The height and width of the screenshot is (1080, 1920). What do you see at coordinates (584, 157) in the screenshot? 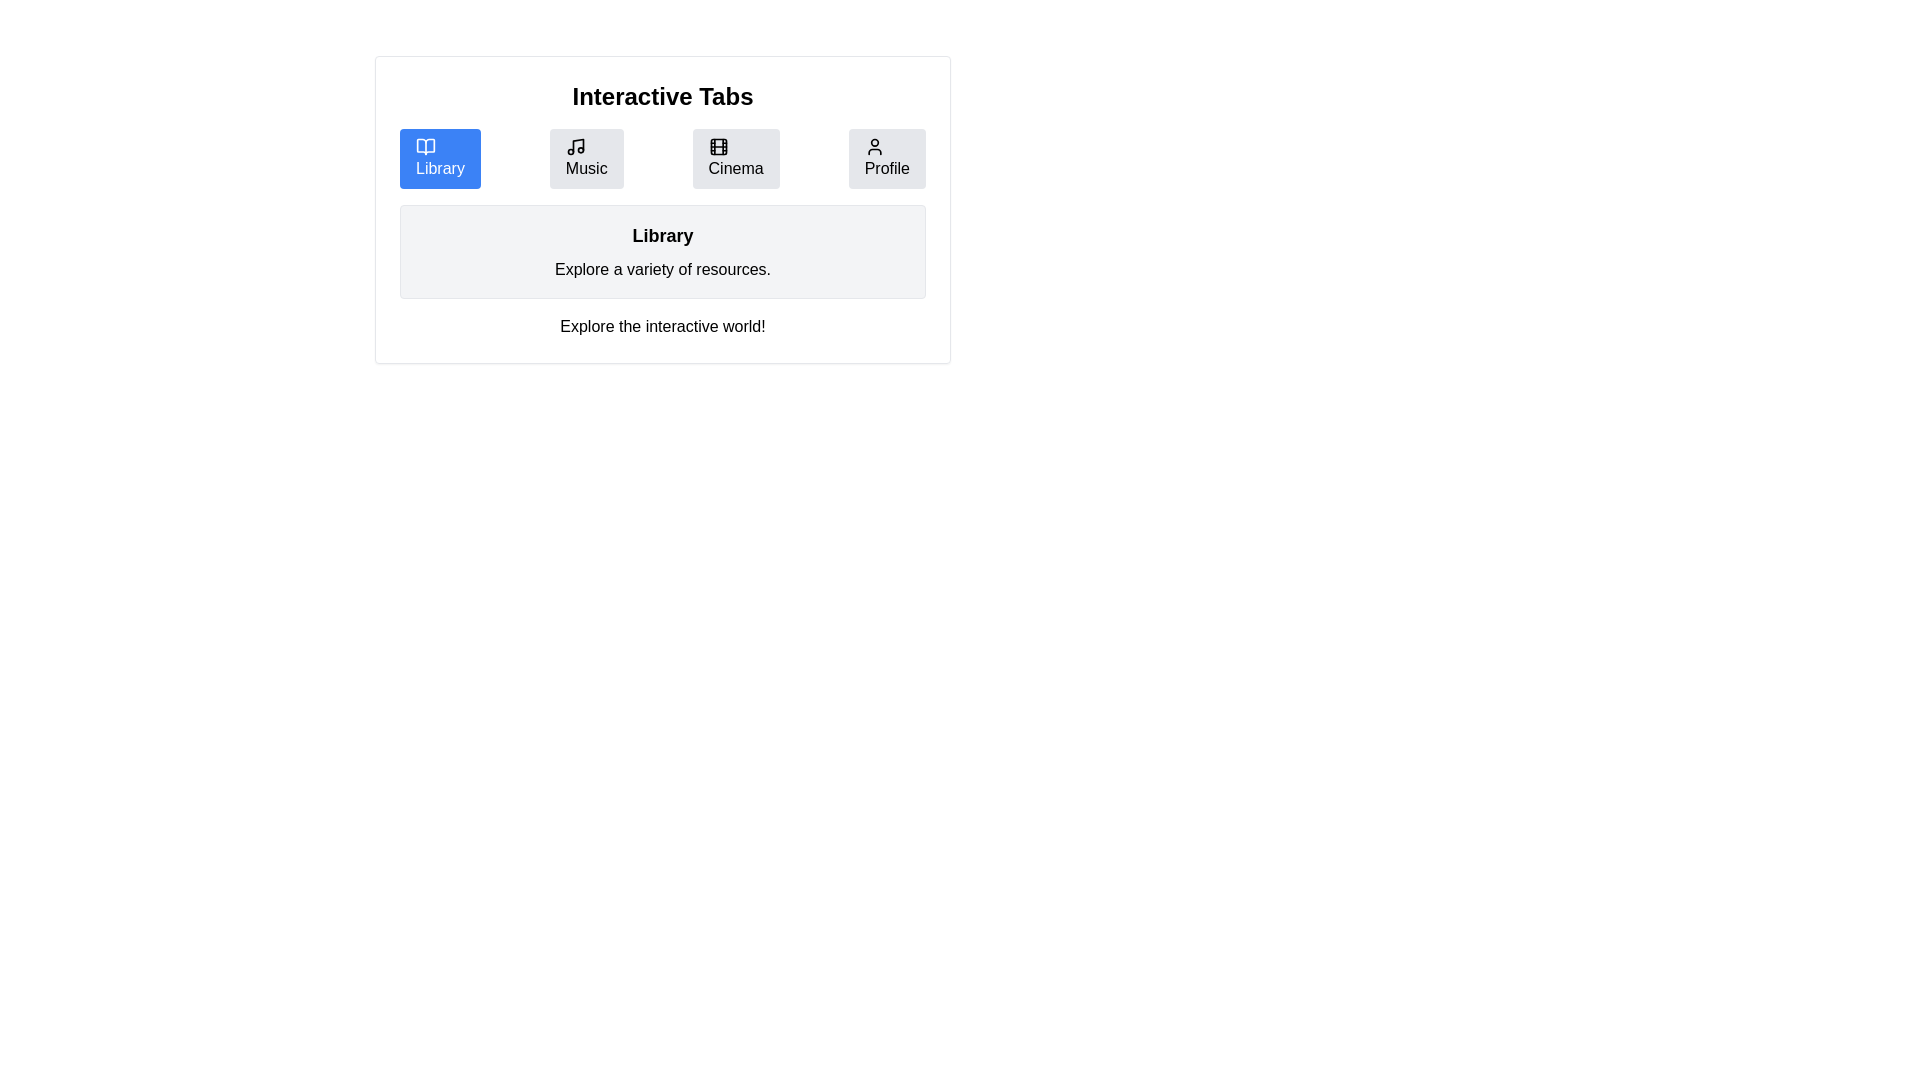
I see `the Music tab by clicking on its button` at bounding box center [584, 157].